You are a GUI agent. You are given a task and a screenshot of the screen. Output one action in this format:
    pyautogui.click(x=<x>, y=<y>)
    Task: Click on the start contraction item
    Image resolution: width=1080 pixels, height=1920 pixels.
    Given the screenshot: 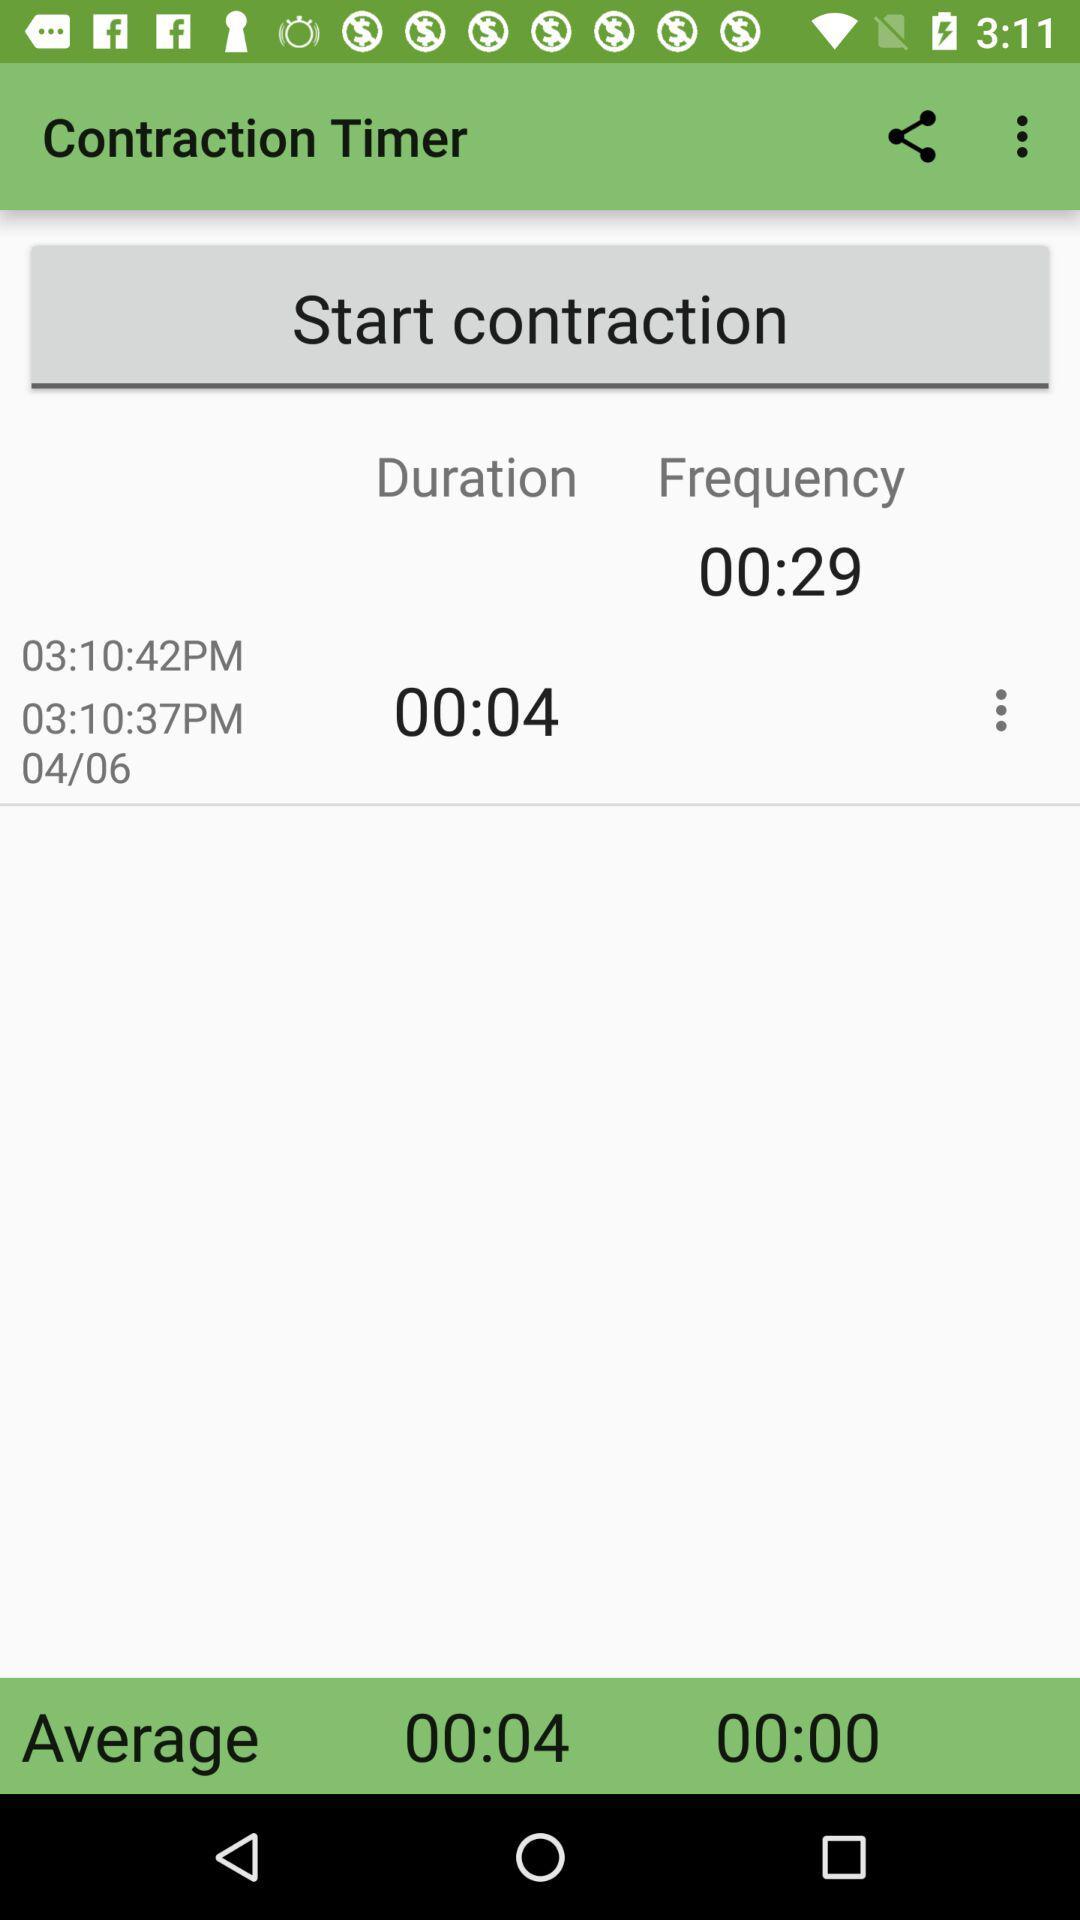 What is the action you would take?
    pyautogui.click(x=540, y=316)
    